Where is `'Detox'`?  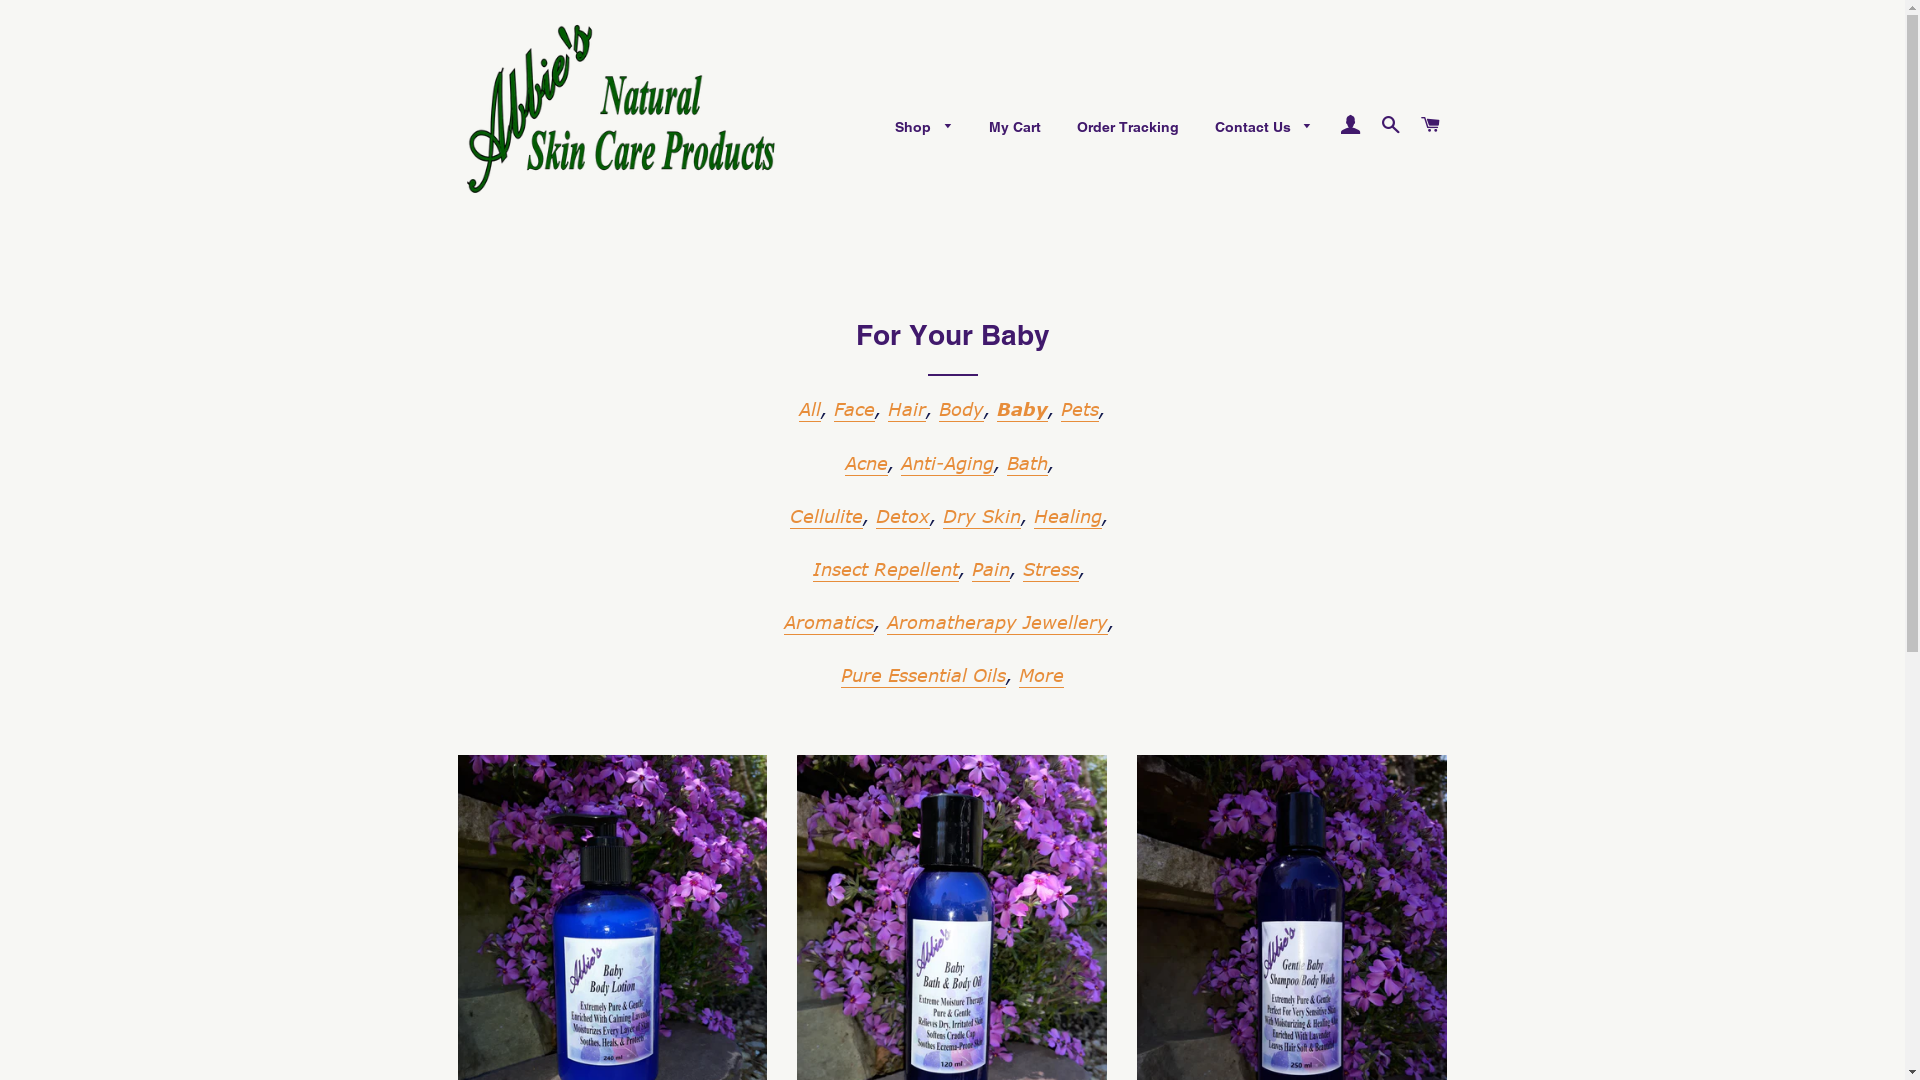
'Detox' is located at coordinates (901, 515).